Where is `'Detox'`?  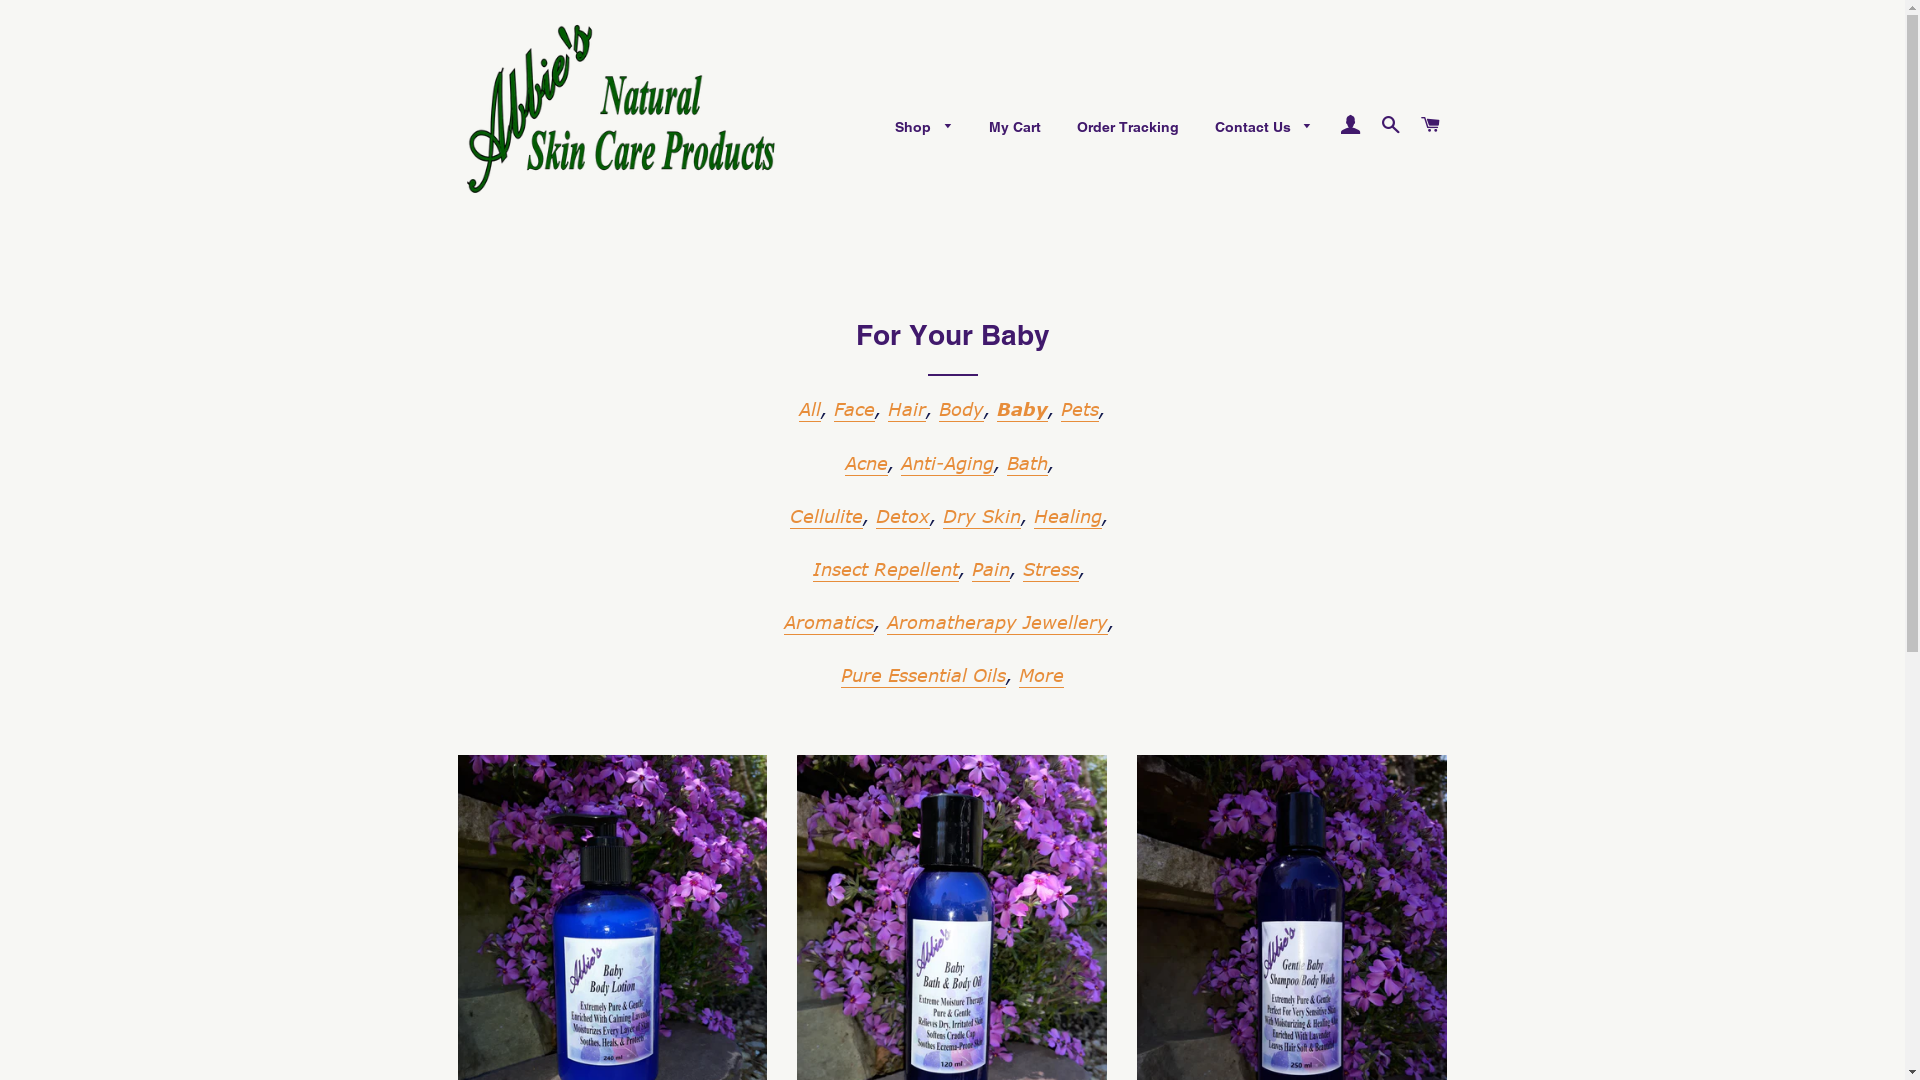
'Detox' is located at coordinates (901, 515).